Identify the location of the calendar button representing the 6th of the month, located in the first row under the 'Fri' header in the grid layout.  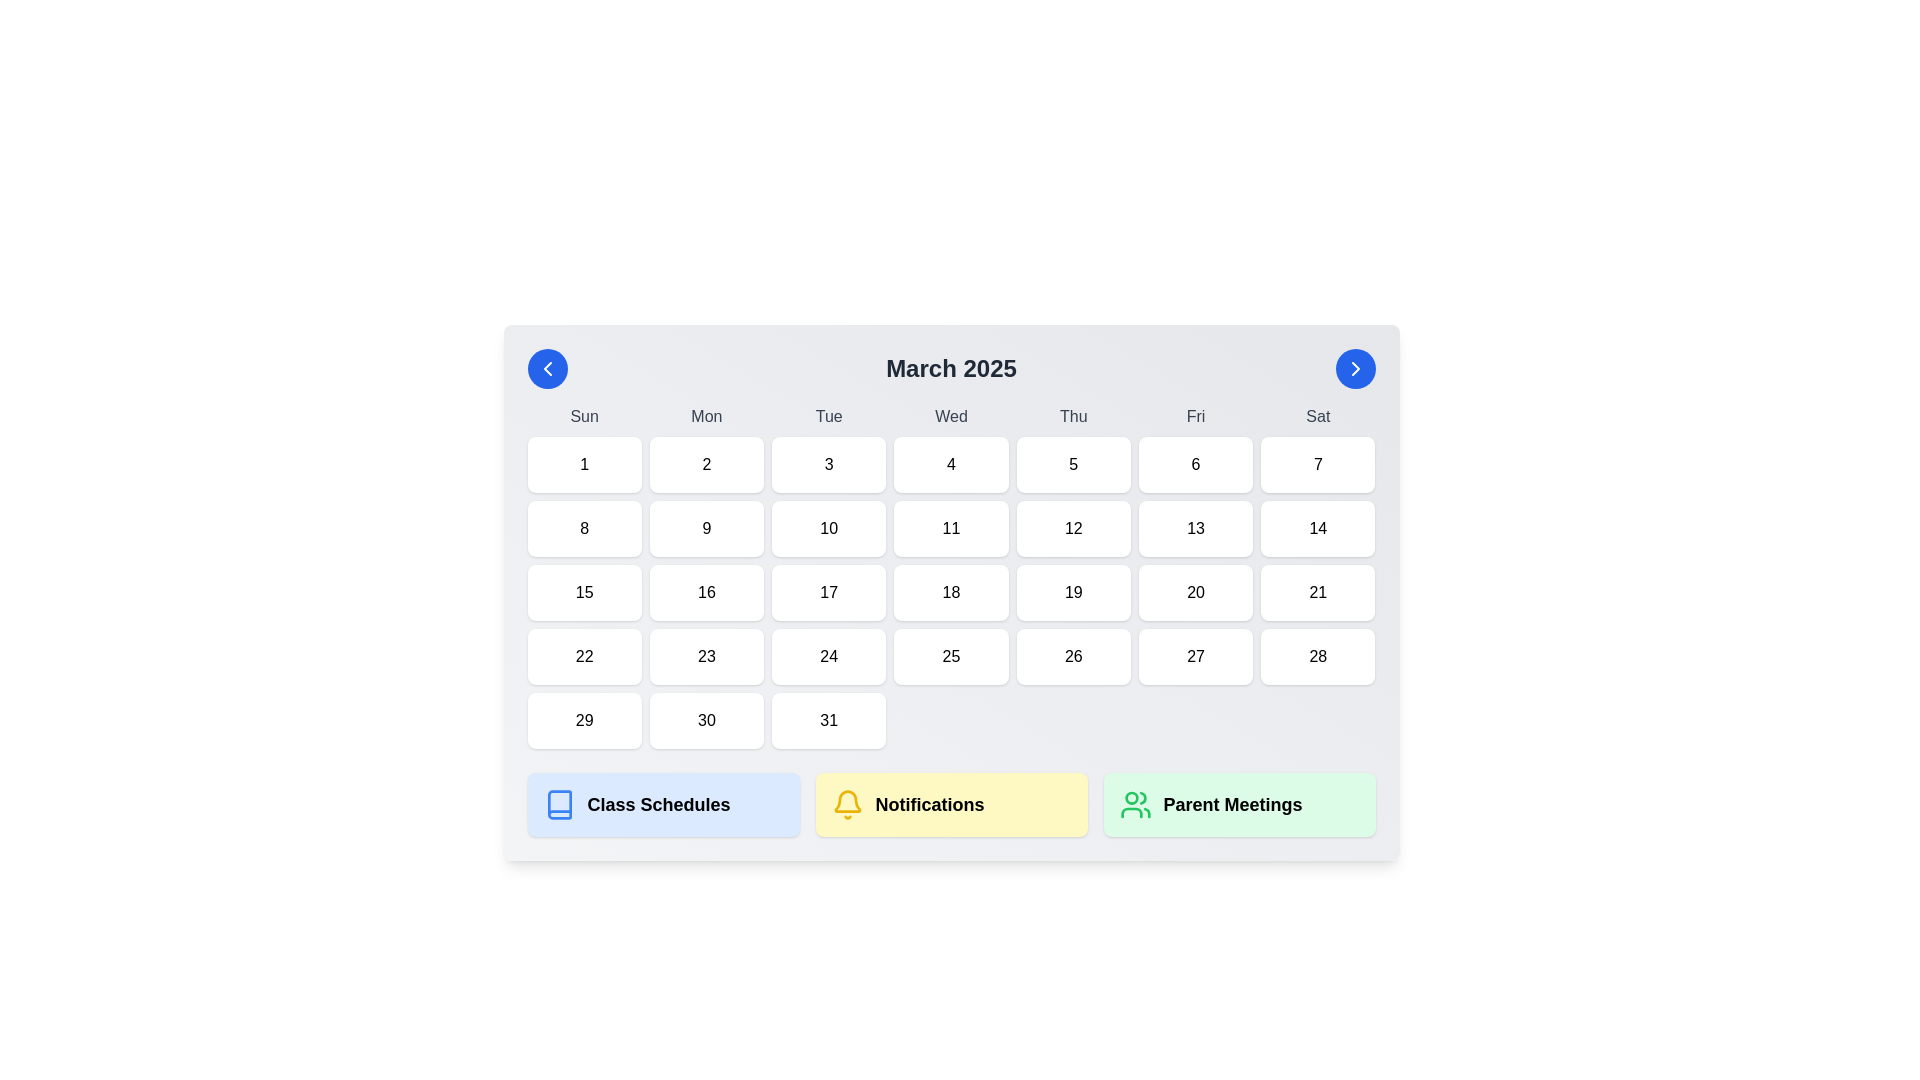
(1195, 465).